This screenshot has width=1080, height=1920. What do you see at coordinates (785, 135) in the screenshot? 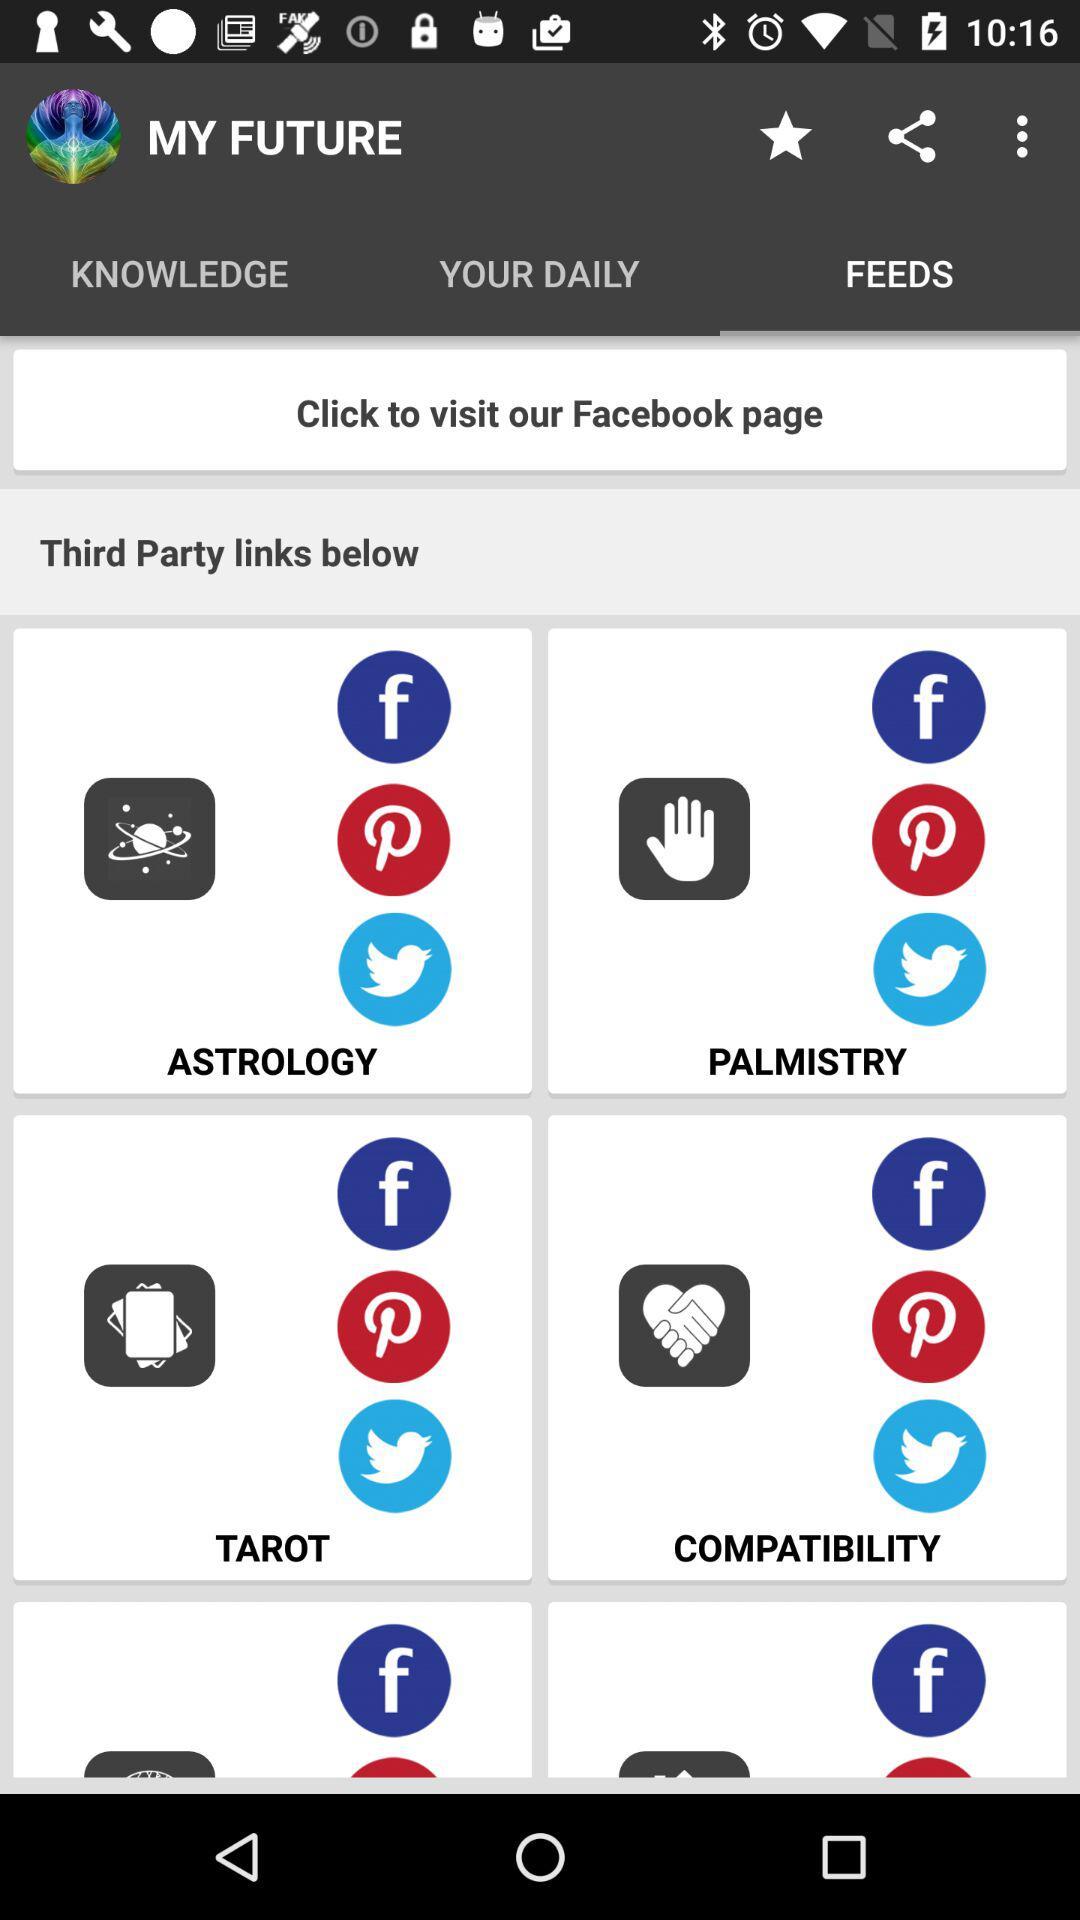
I see `icon above the feeds` at bounding box center [785, 135].